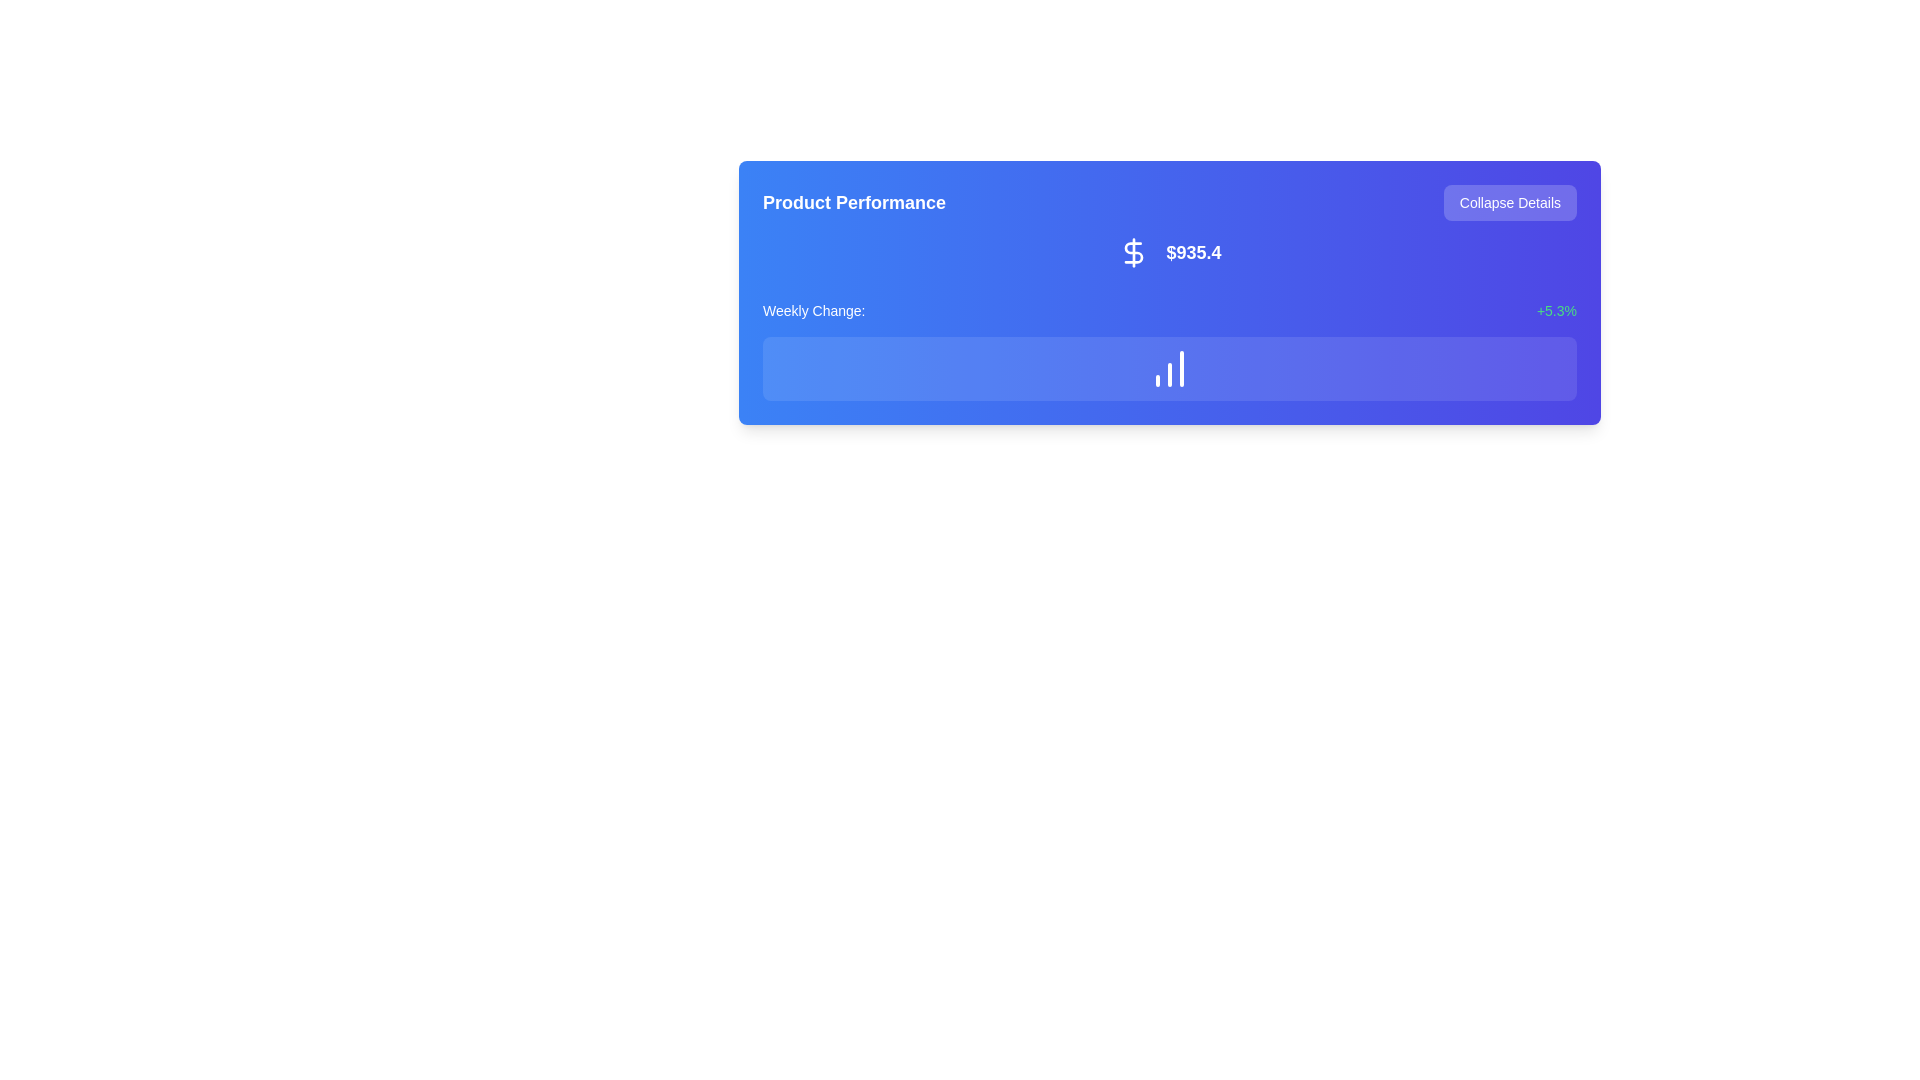  What do you see at coordinates (1170, 369) in the screenshot?
I see `the decorative data representation element located below the 'Weekly Change: +5.3%' section, which visually summarizes a performance metric` at bounding box center [1170, 369].